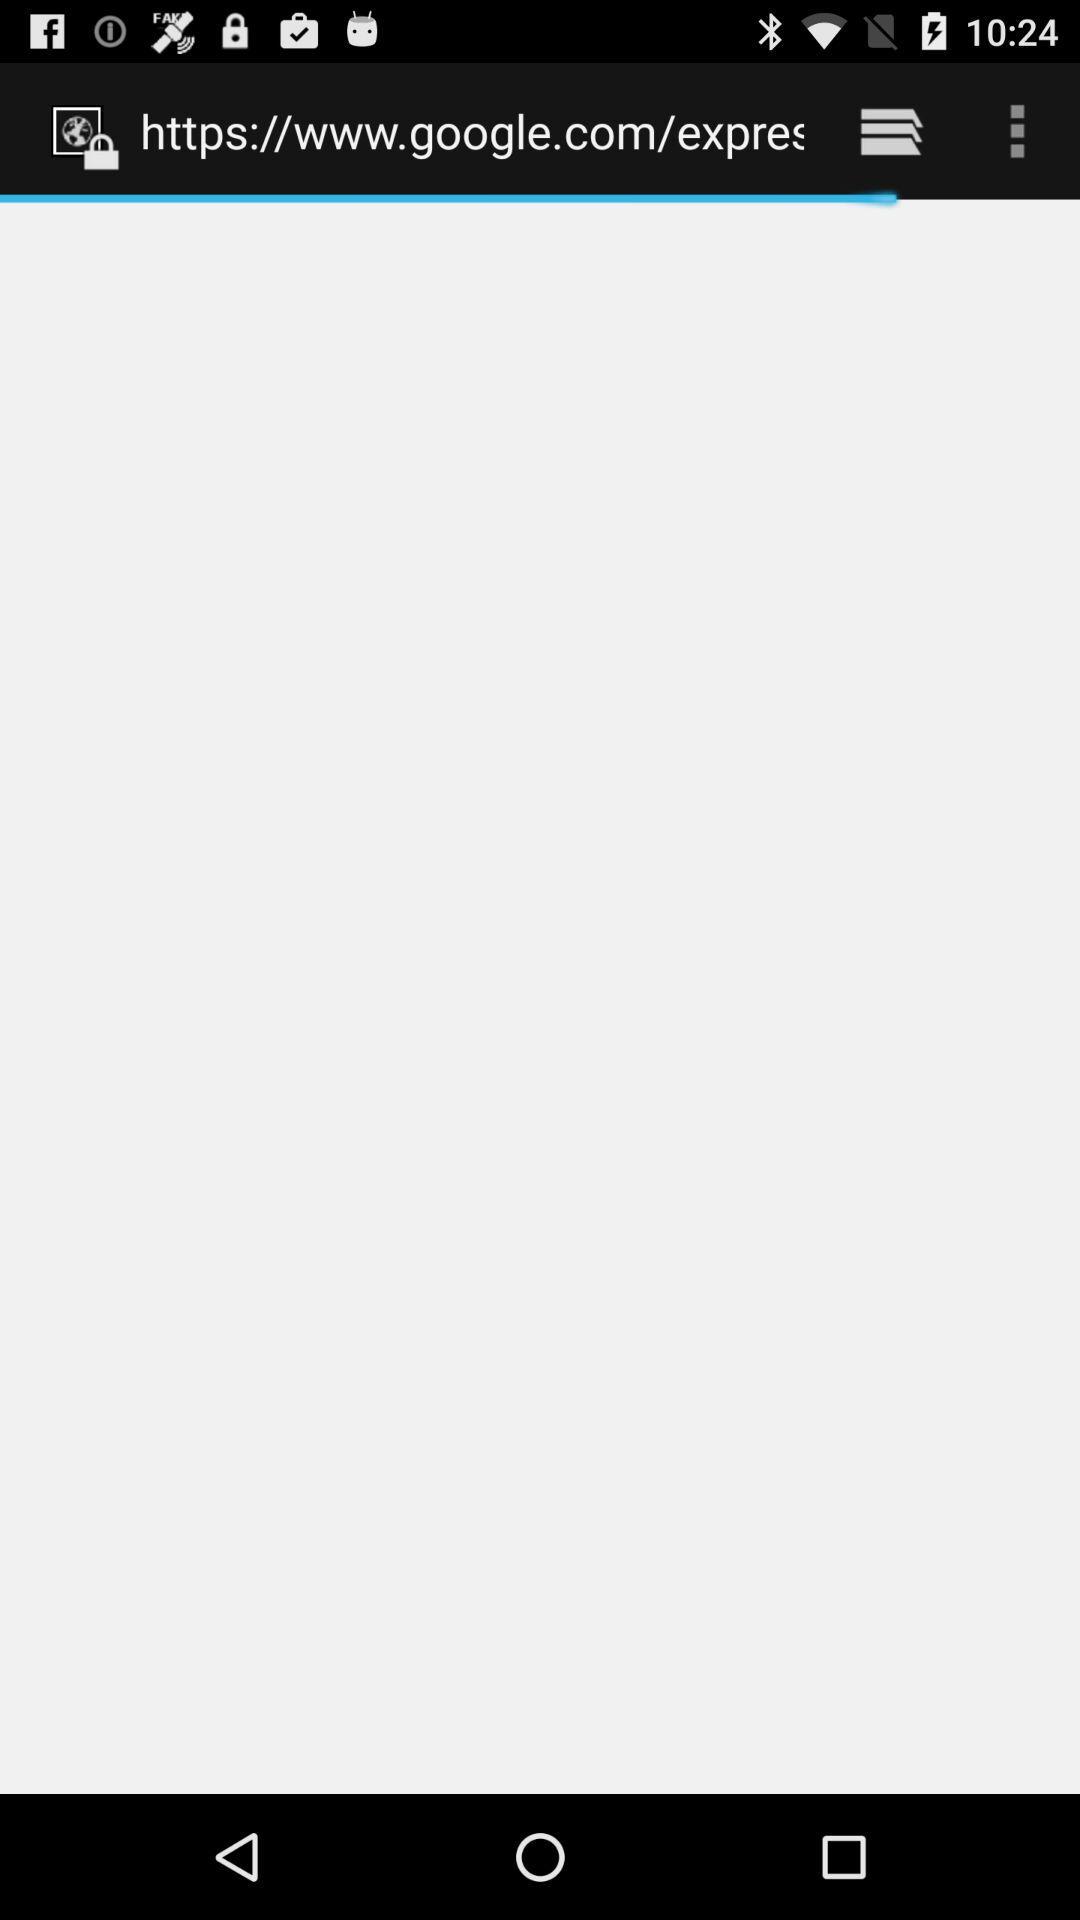 This screenshot has width=1080, height=1920. I want to click on item at the center, so click(540, 996).